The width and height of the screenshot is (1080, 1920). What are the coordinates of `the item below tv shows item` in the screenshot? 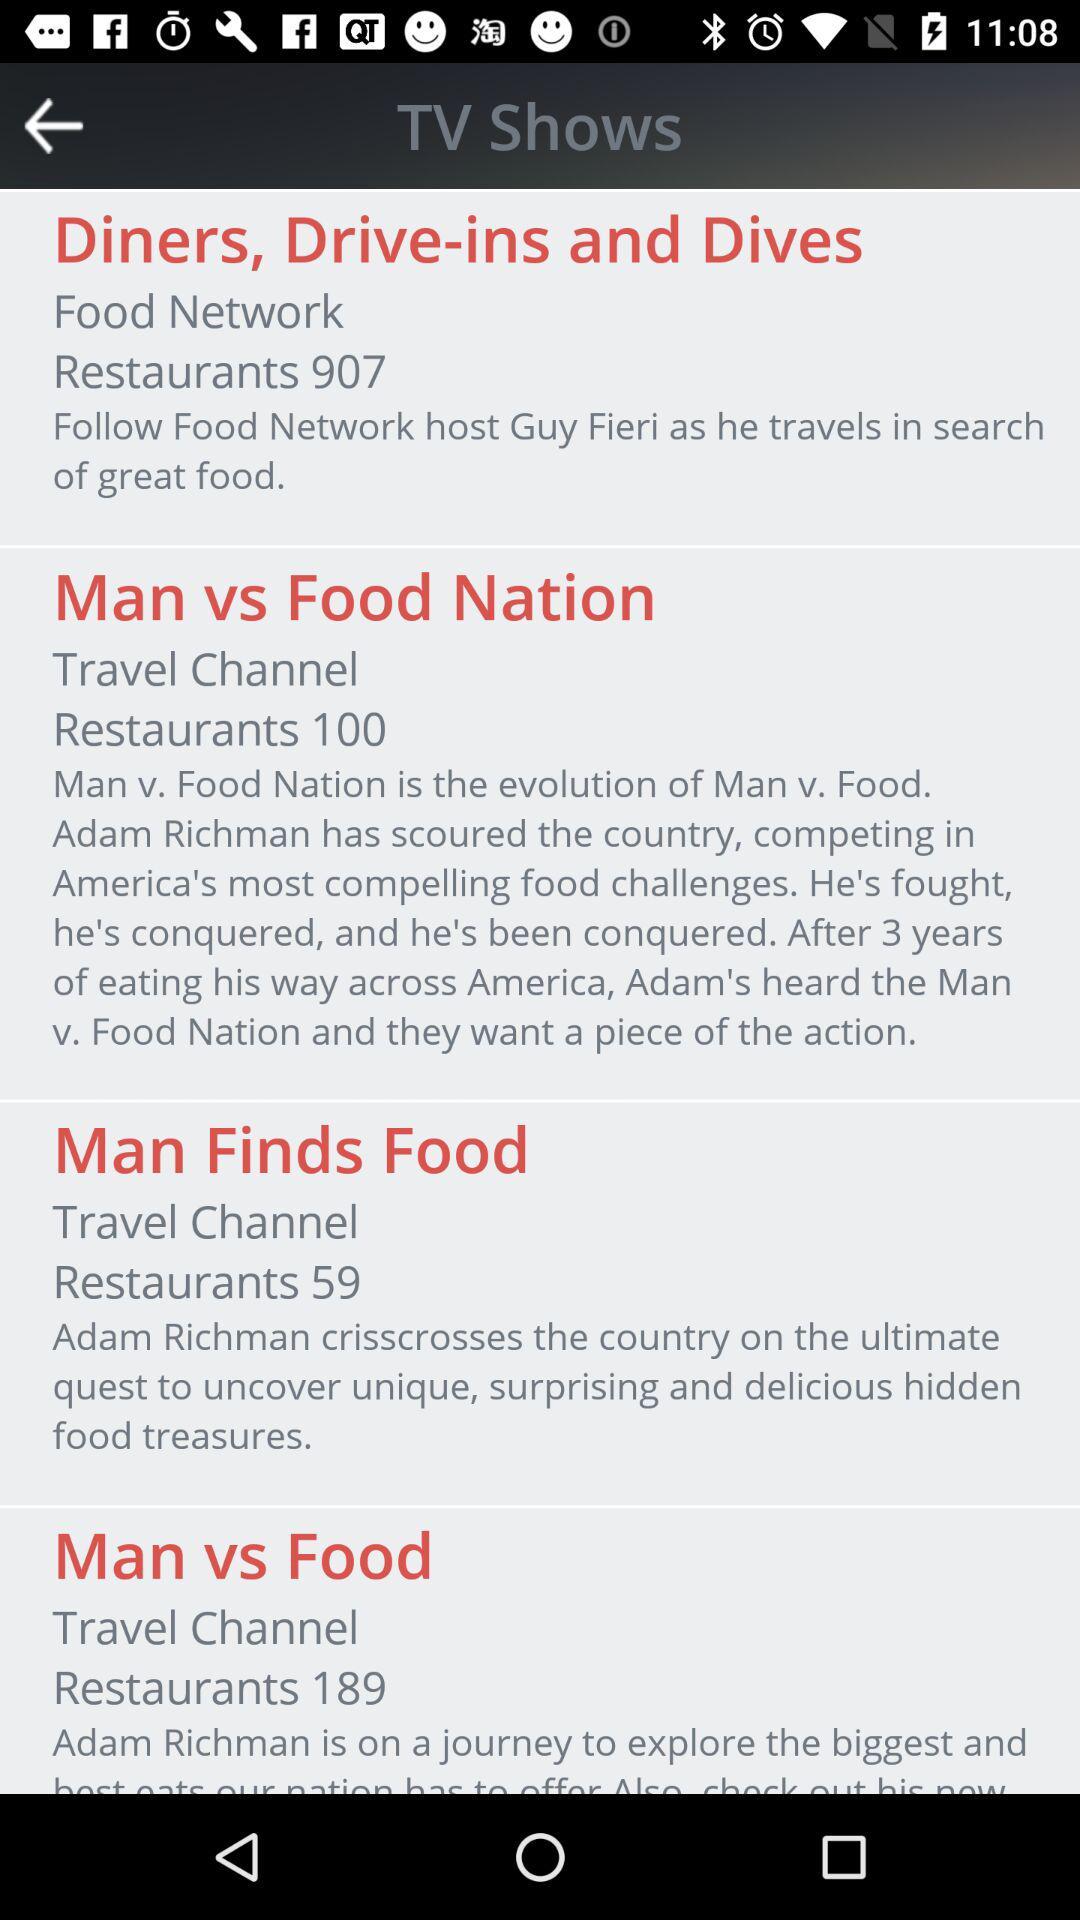 It's located at (458, 238).